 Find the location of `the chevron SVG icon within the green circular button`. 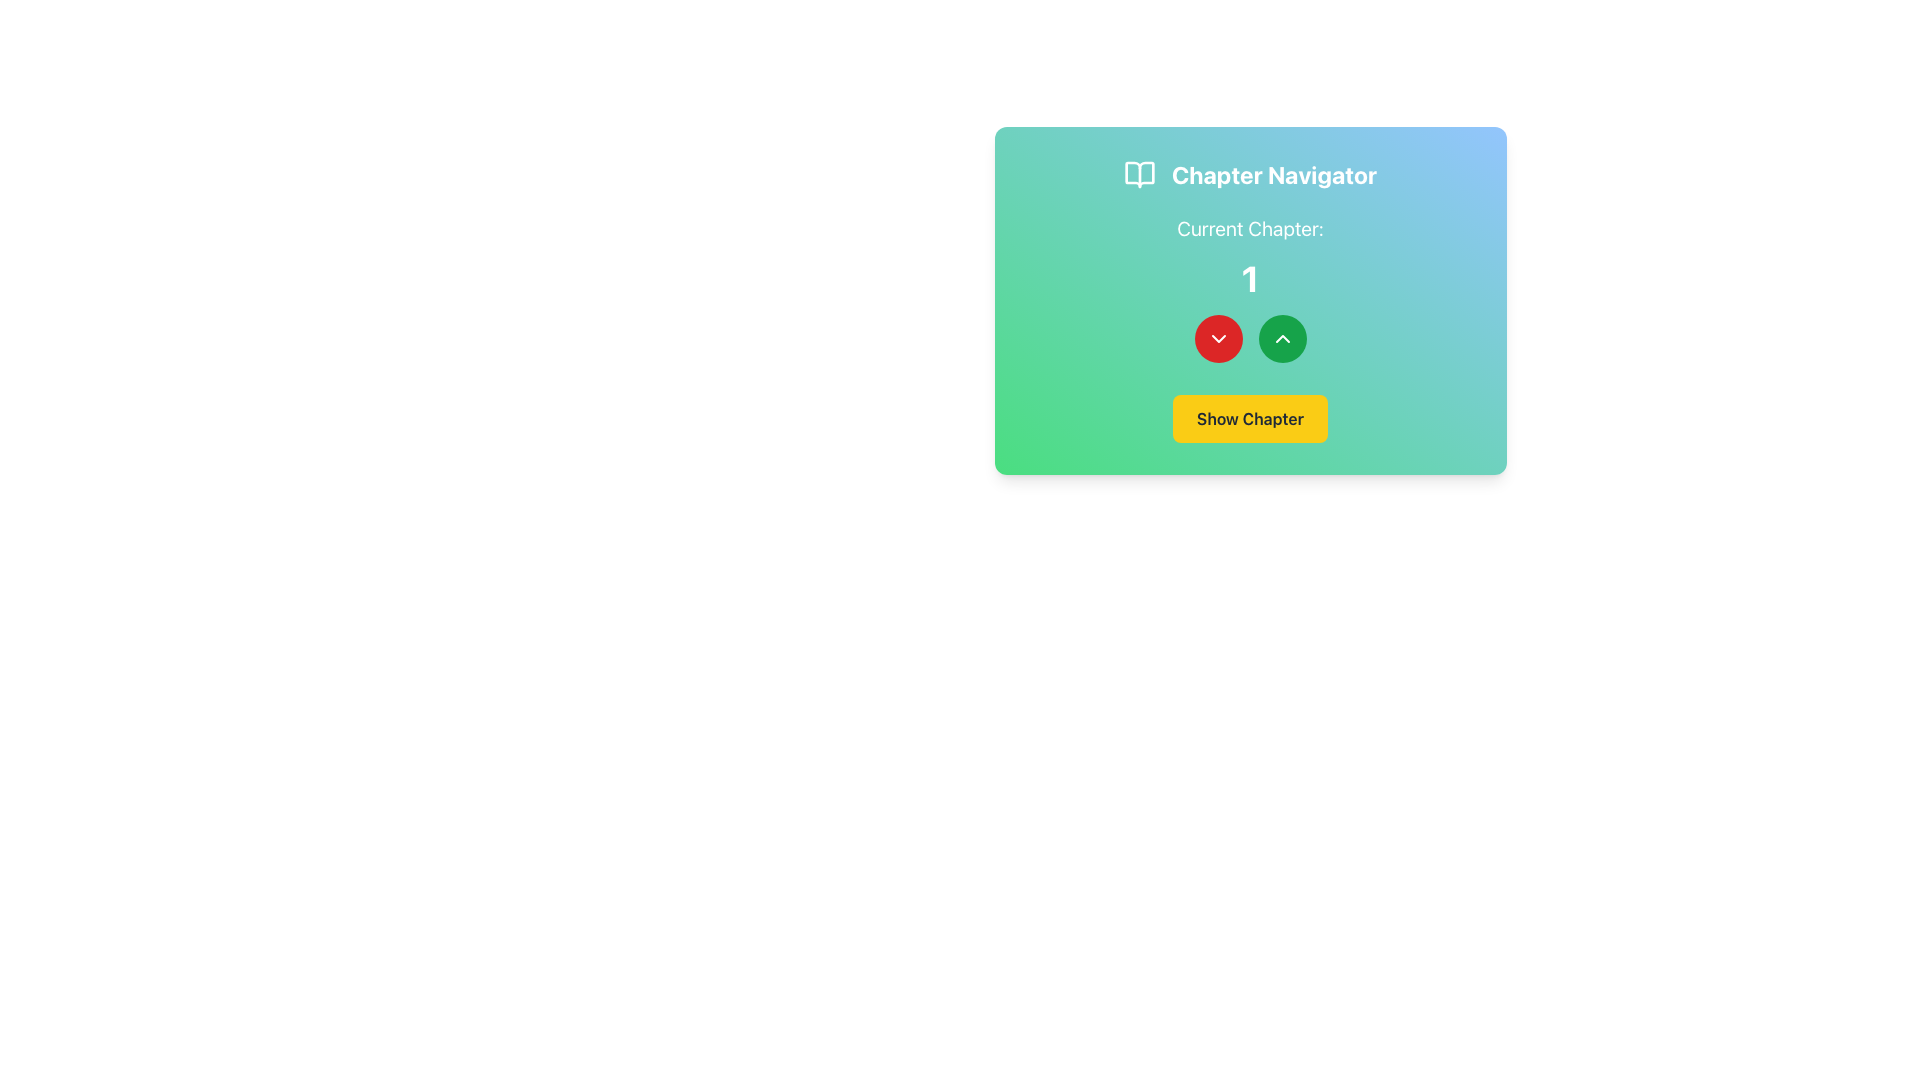

the chevron SVG icon within the green circular button is located at coordinates (1282, 338).